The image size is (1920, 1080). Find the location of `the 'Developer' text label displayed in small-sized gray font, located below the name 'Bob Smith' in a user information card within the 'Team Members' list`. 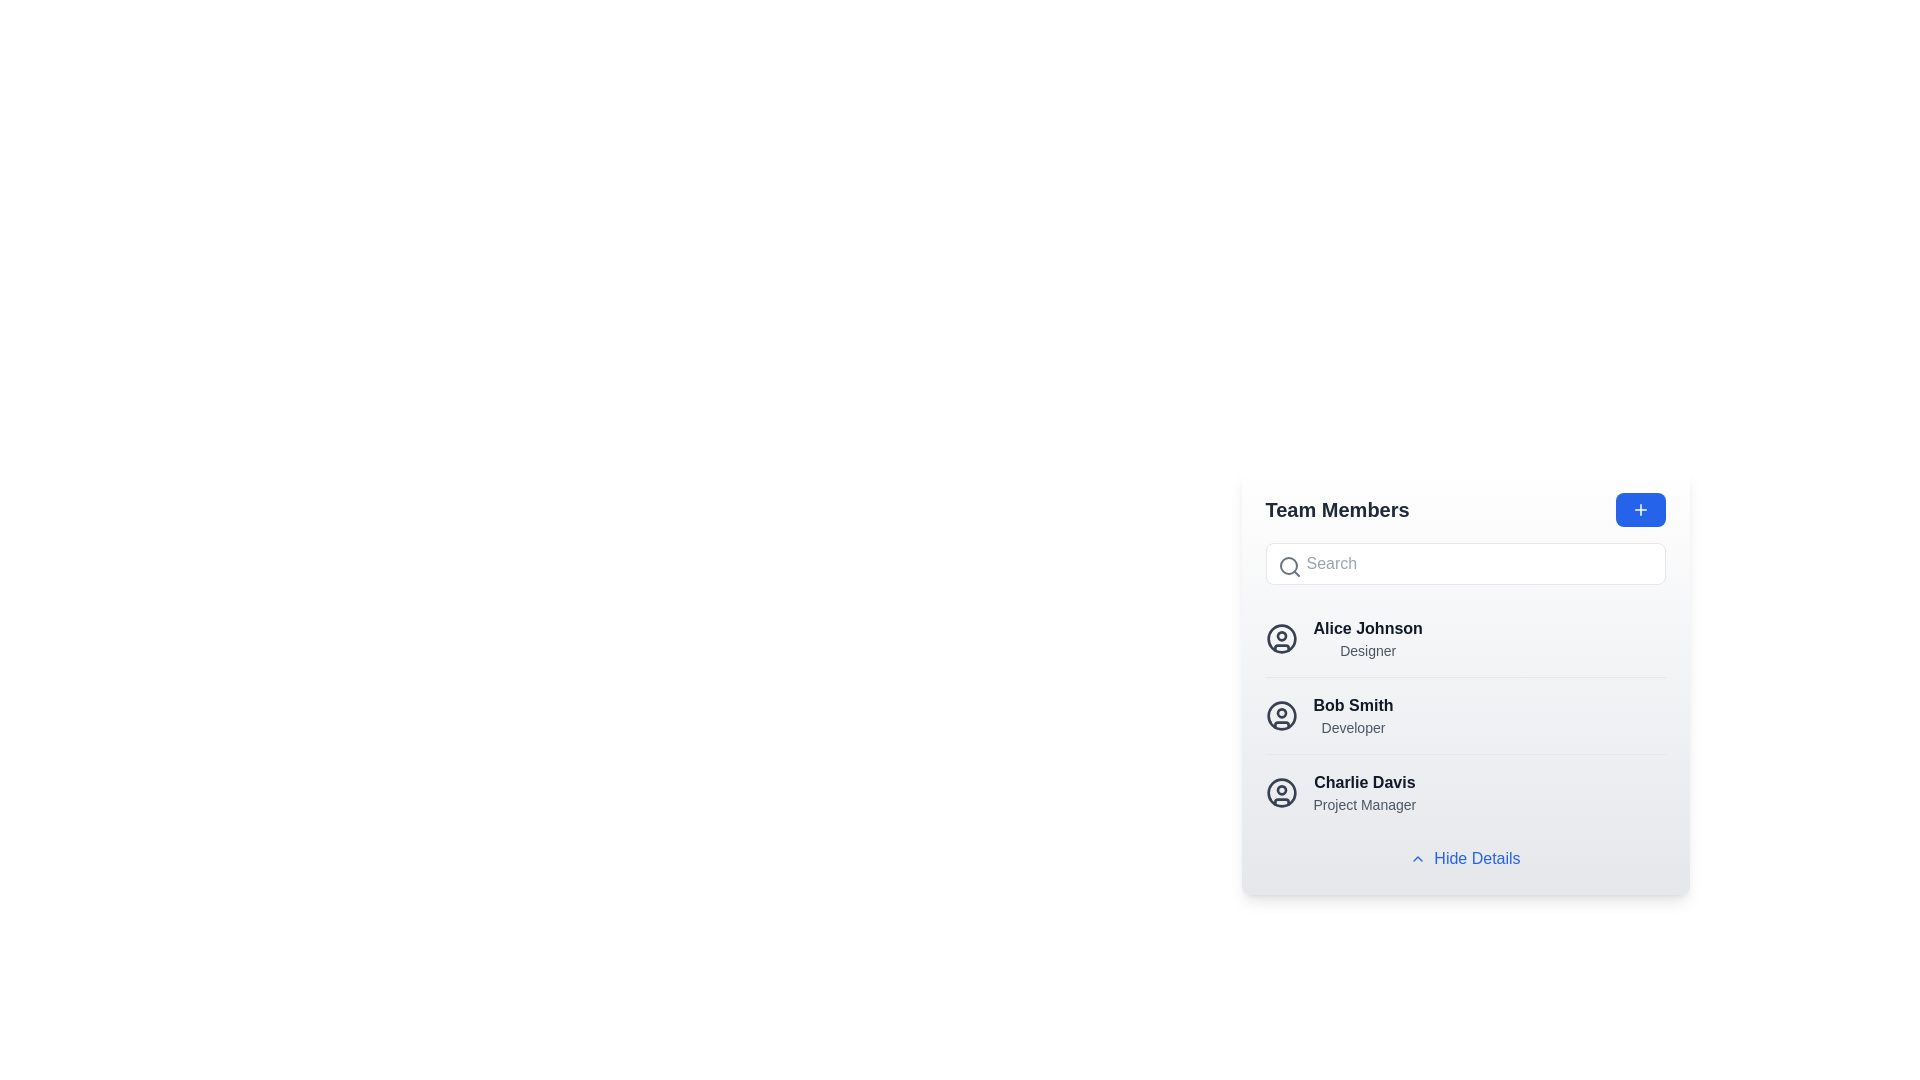

the 'Developer' text label displayed in small-sized gray font, located below the name 'Bob Smith' in a user information card within the 'Team Members' list is located at coordinates (1353, 728).